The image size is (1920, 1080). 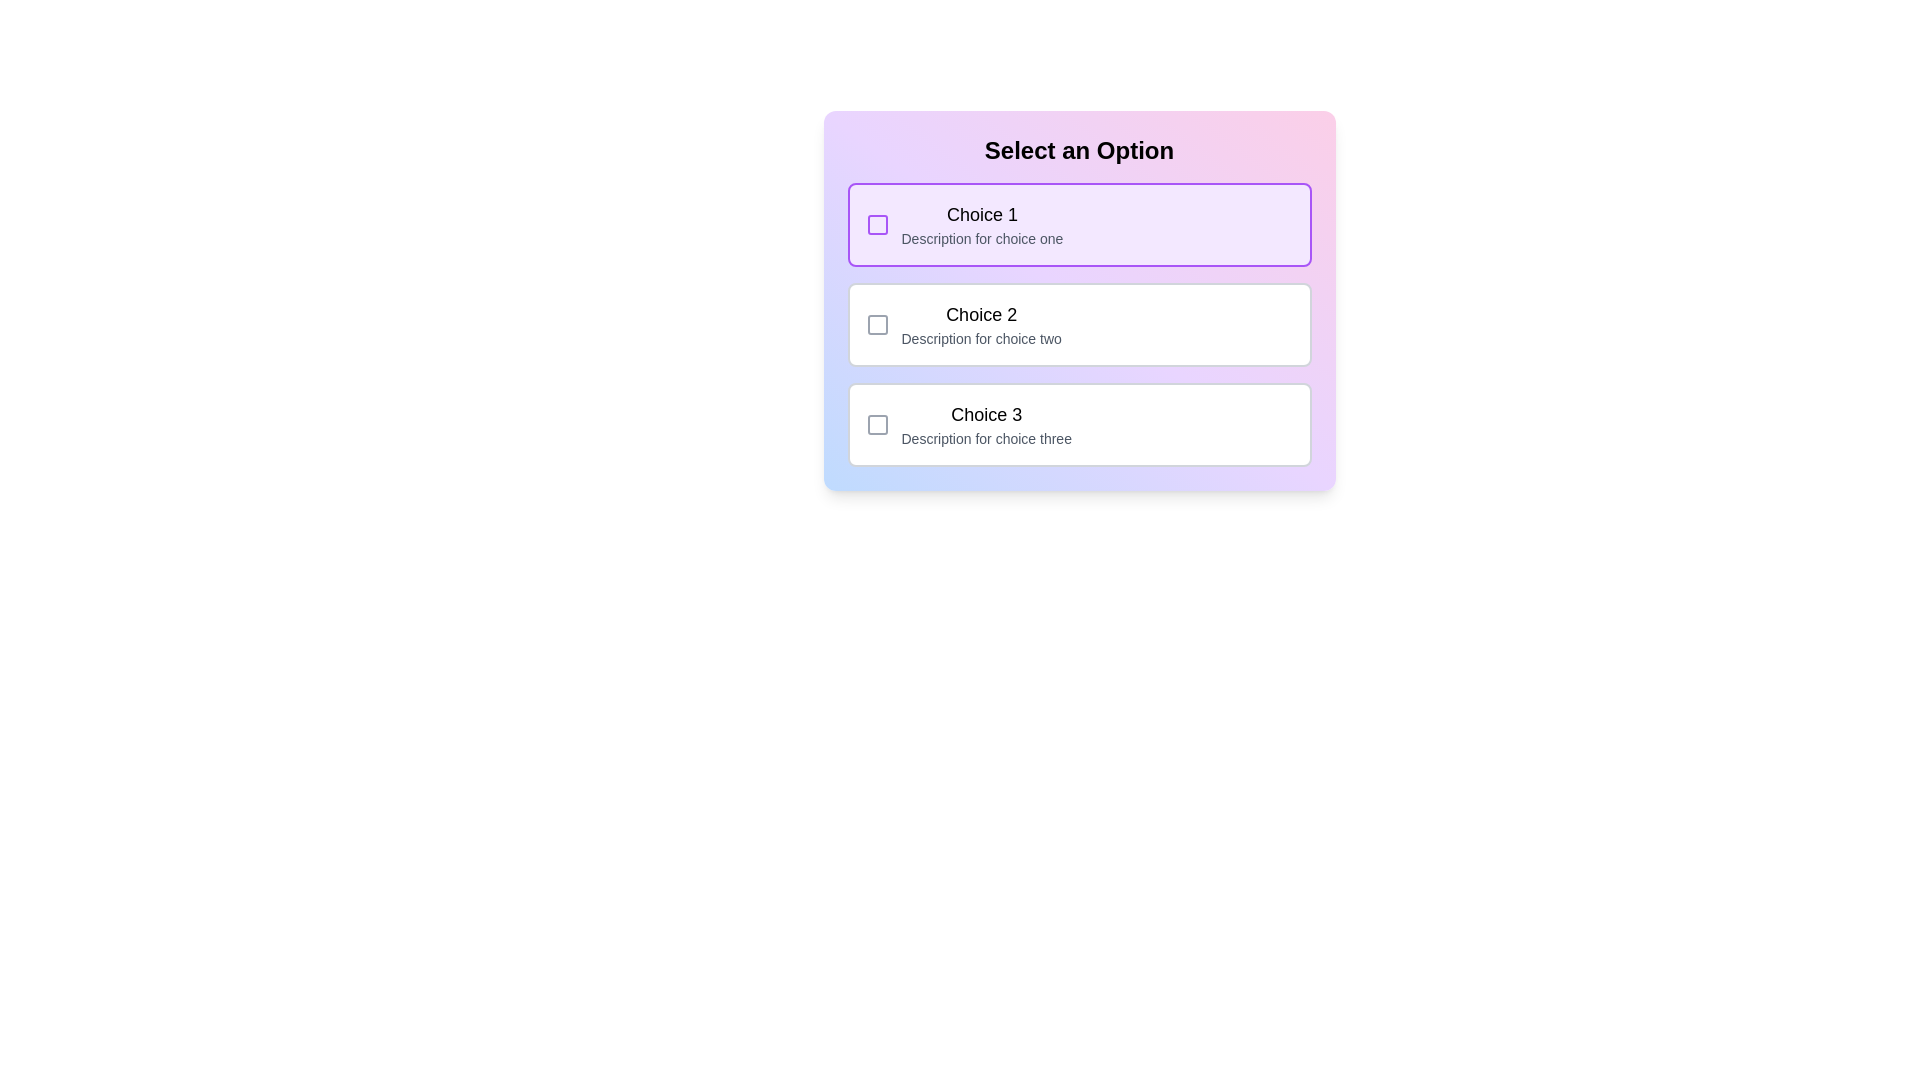 I want to click on the unselected checkbox located to the left of the text 'Choice 2', so click(x=877, y=323).